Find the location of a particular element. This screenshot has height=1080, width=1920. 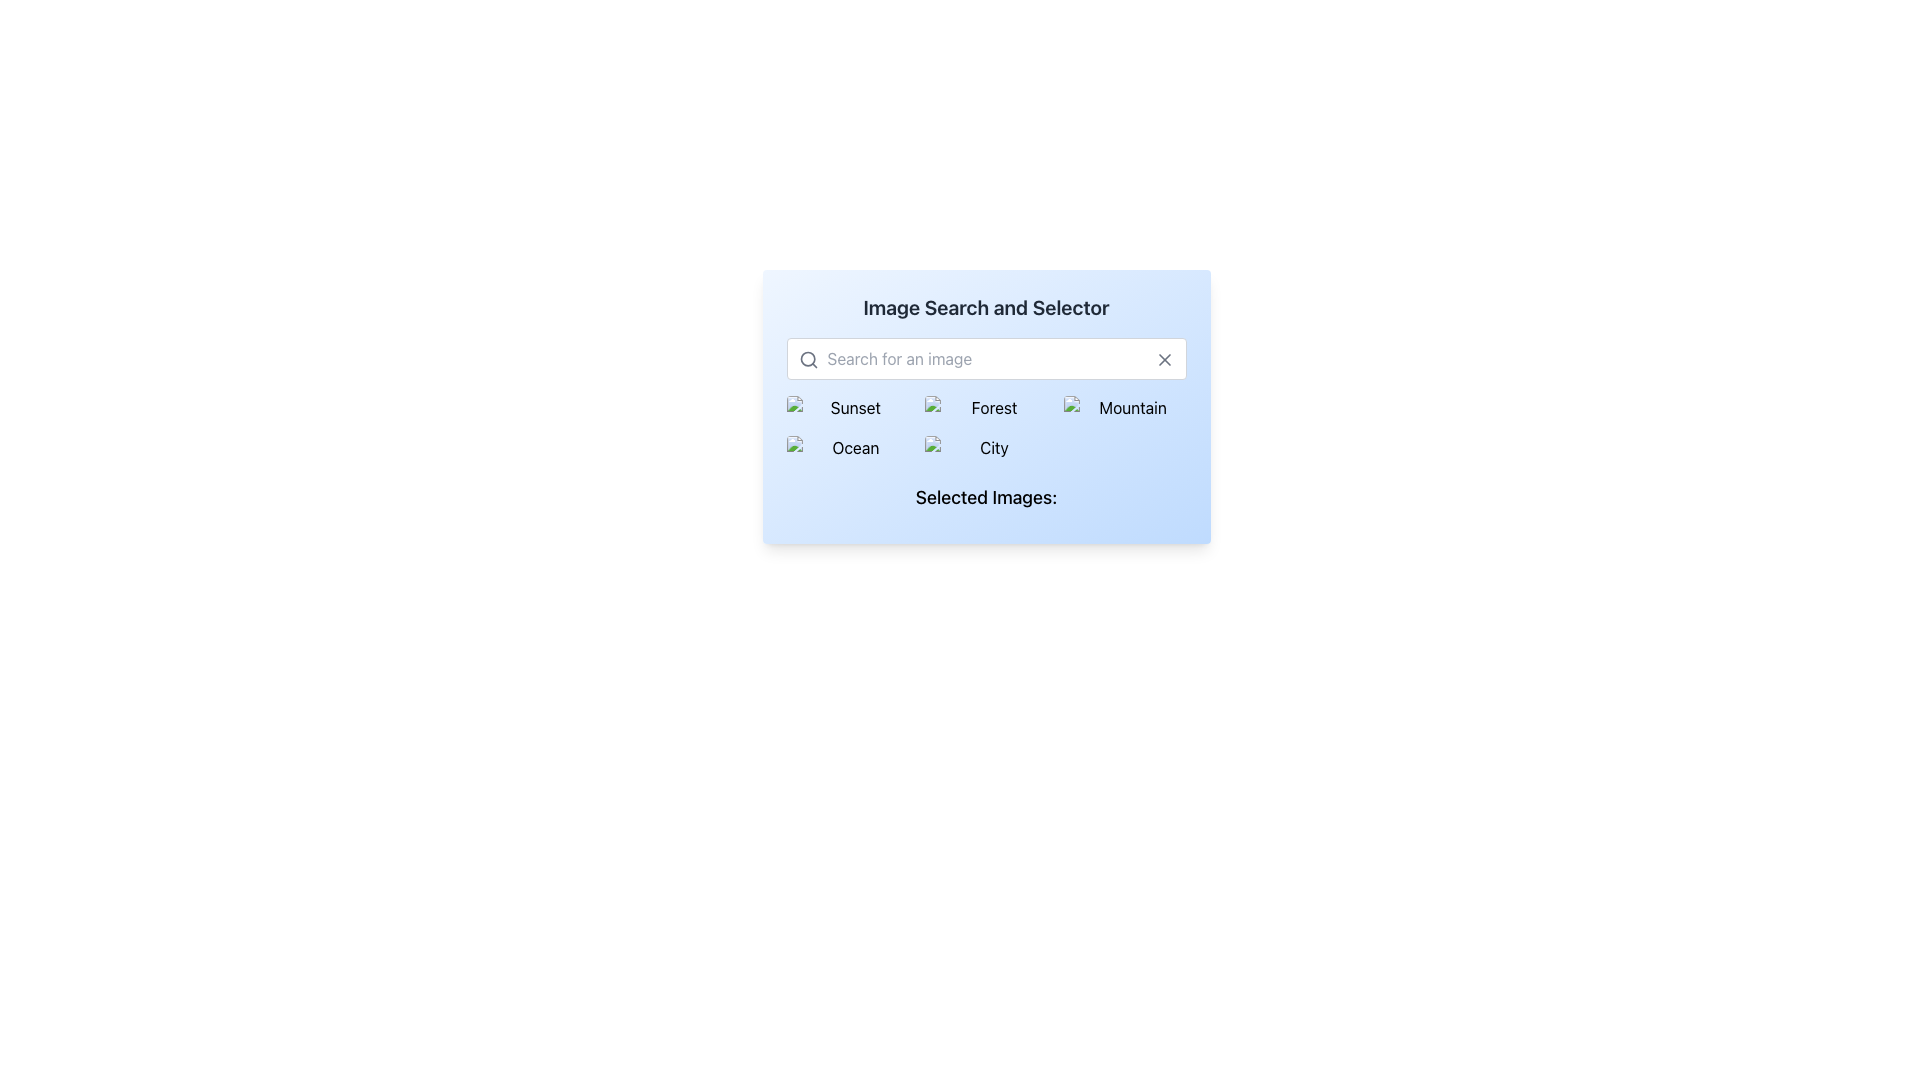

the circular SVG element that is part of the magnifying glass icon located at the top-left corner of the search bar to trigger a tooltip or UI response is located at coordinates (807, 358).